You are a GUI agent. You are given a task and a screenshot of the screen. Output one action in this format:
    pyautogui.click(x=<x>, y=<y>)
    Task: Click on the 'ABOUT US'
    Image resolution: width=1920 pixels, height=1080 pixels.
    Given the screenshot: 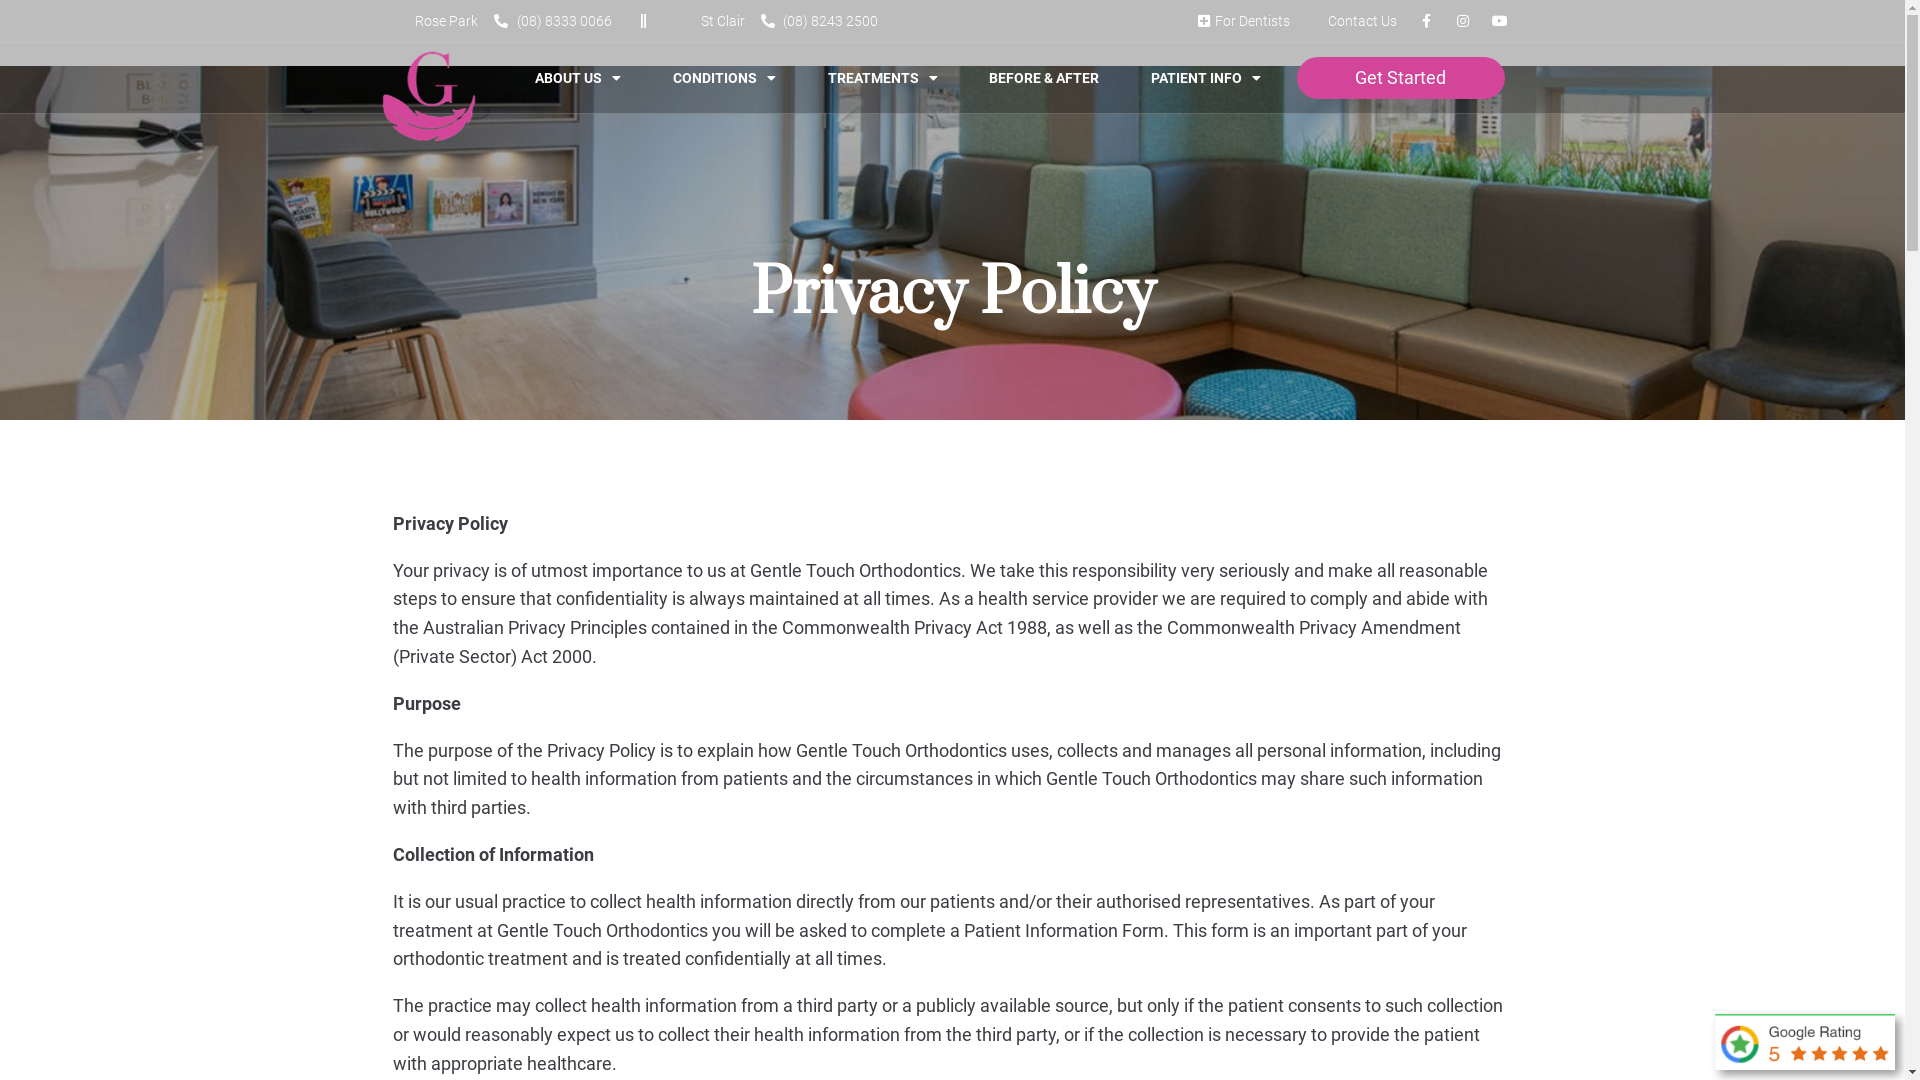 What is the action you would take?
    pyautogui.click(x=518, y=76)
    